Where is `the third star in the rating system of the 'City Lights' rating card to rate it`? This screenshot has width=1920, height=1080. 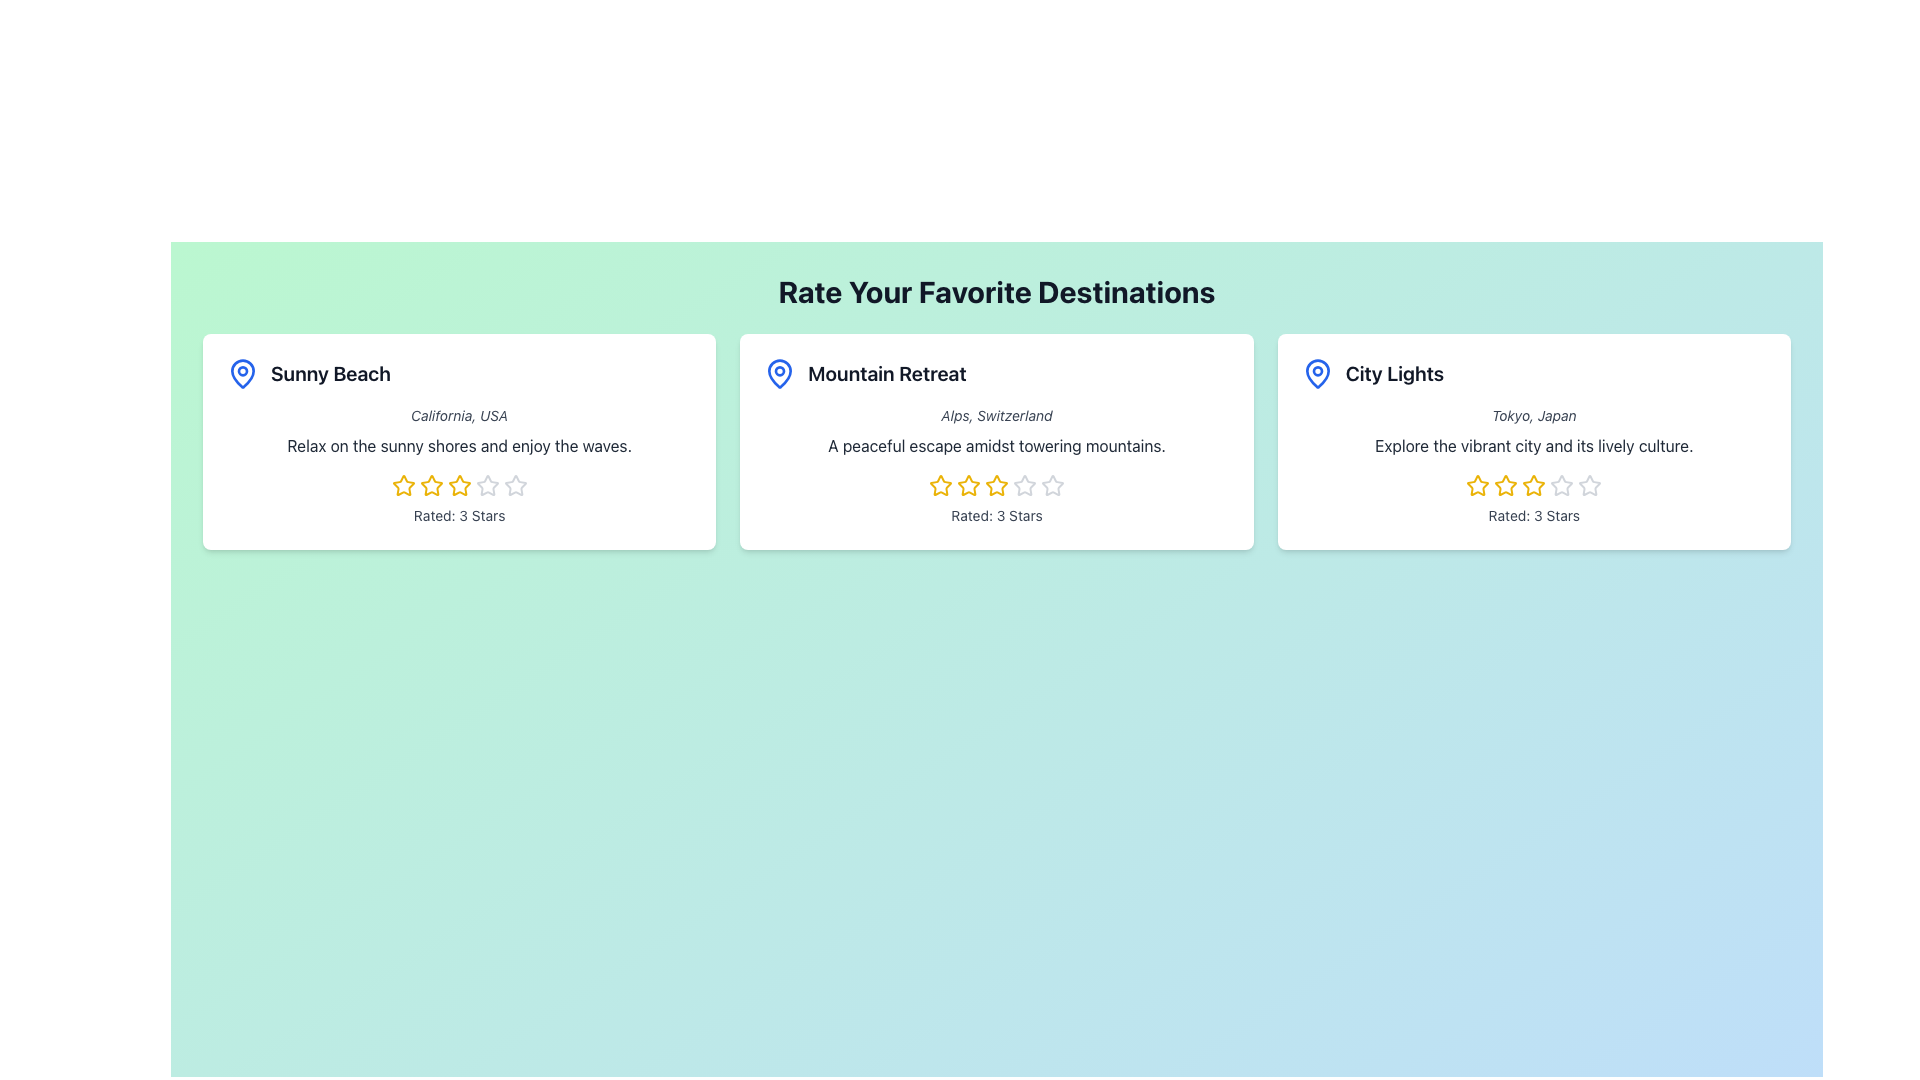
the third star in the rating system of the 'City Lights' rating card to rate it is located at coordinates (1506, 486).